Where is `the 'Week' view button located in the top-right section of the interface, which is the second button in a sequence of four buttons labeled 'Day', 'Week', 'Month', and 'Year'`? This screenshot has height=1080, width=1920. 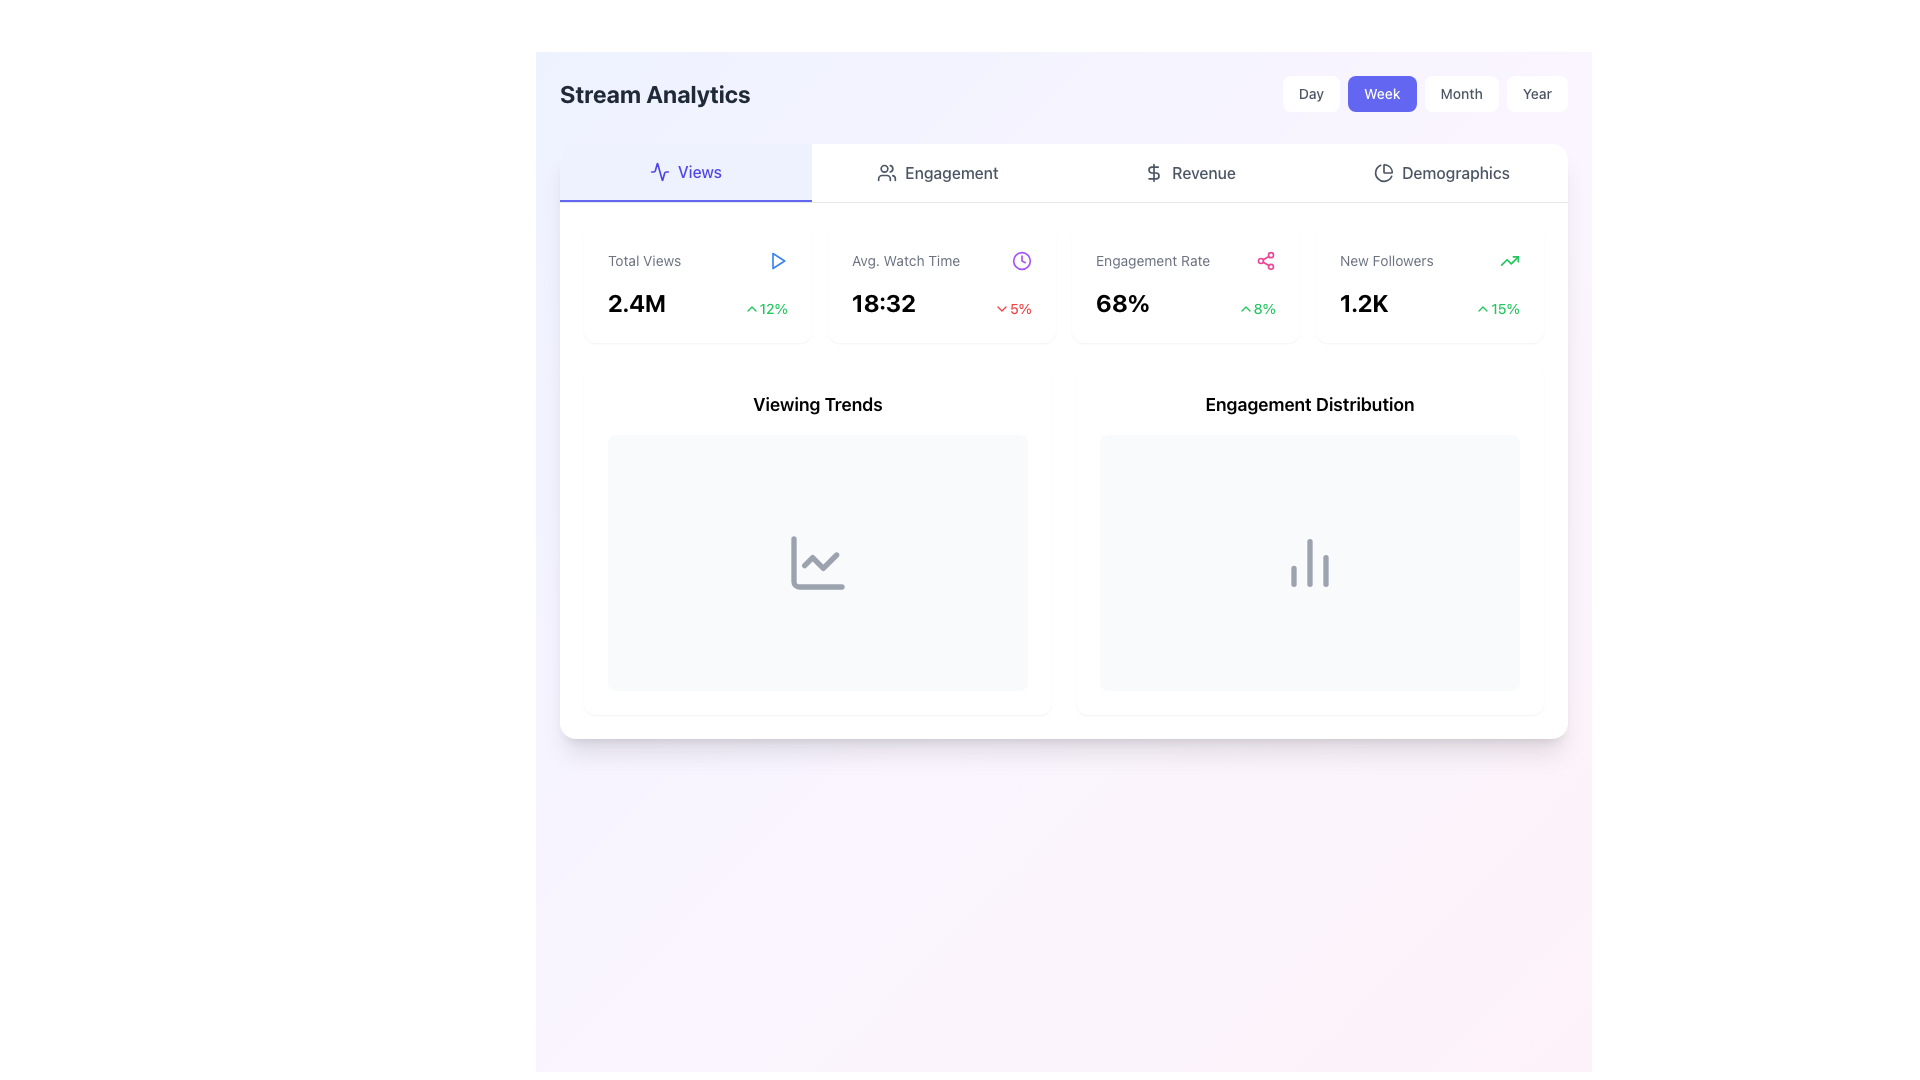
the 'Week' view button located in the top-right section of the interface, which is the second button in a sequence of four buttons labeled 'Day', 'Week', 'Month', and 'Year' is located at coordinates (1381, 93).